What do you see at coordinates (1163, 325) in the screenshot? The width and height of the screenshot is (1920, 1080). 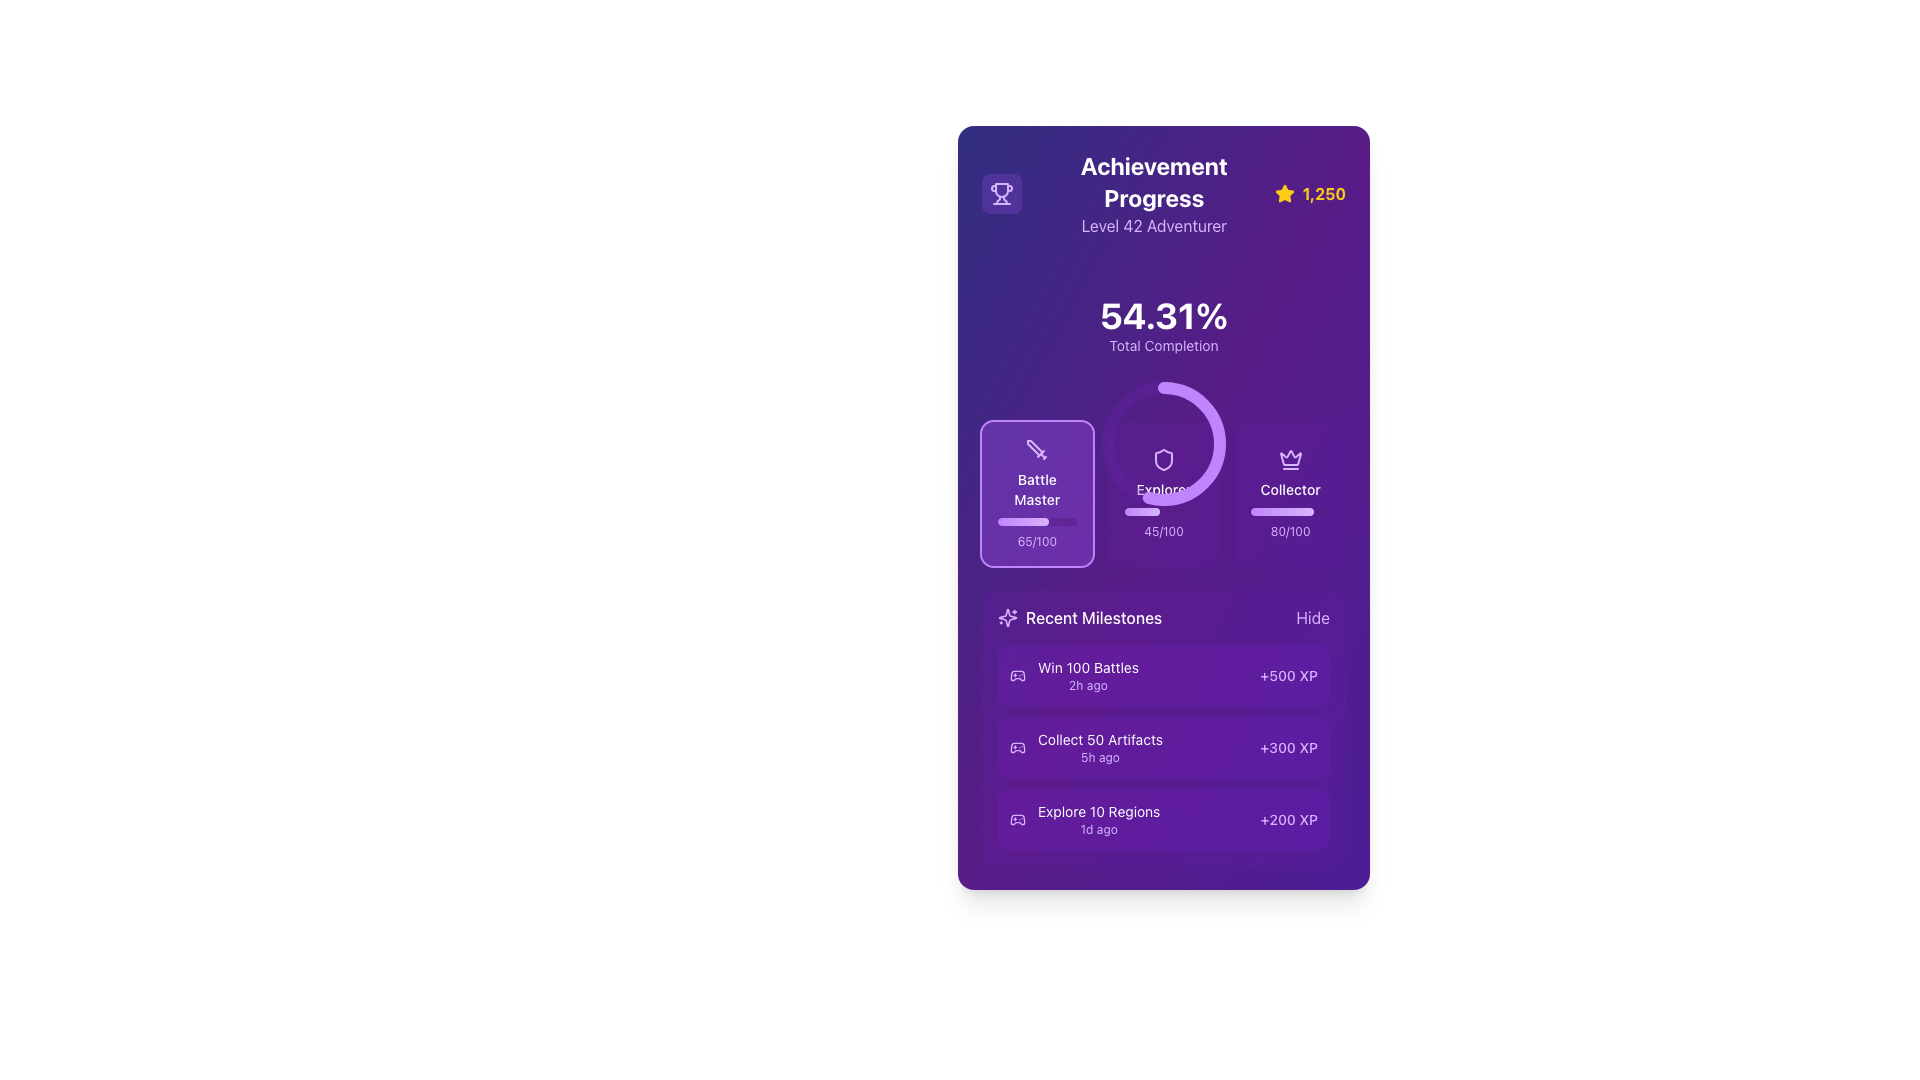 I see `the circular progress indicator element located within the 'Achievement Progress' card, which is positioned beneath the text '54.31%' and above the label 'Explore'` at bounding box center [1163, 325].